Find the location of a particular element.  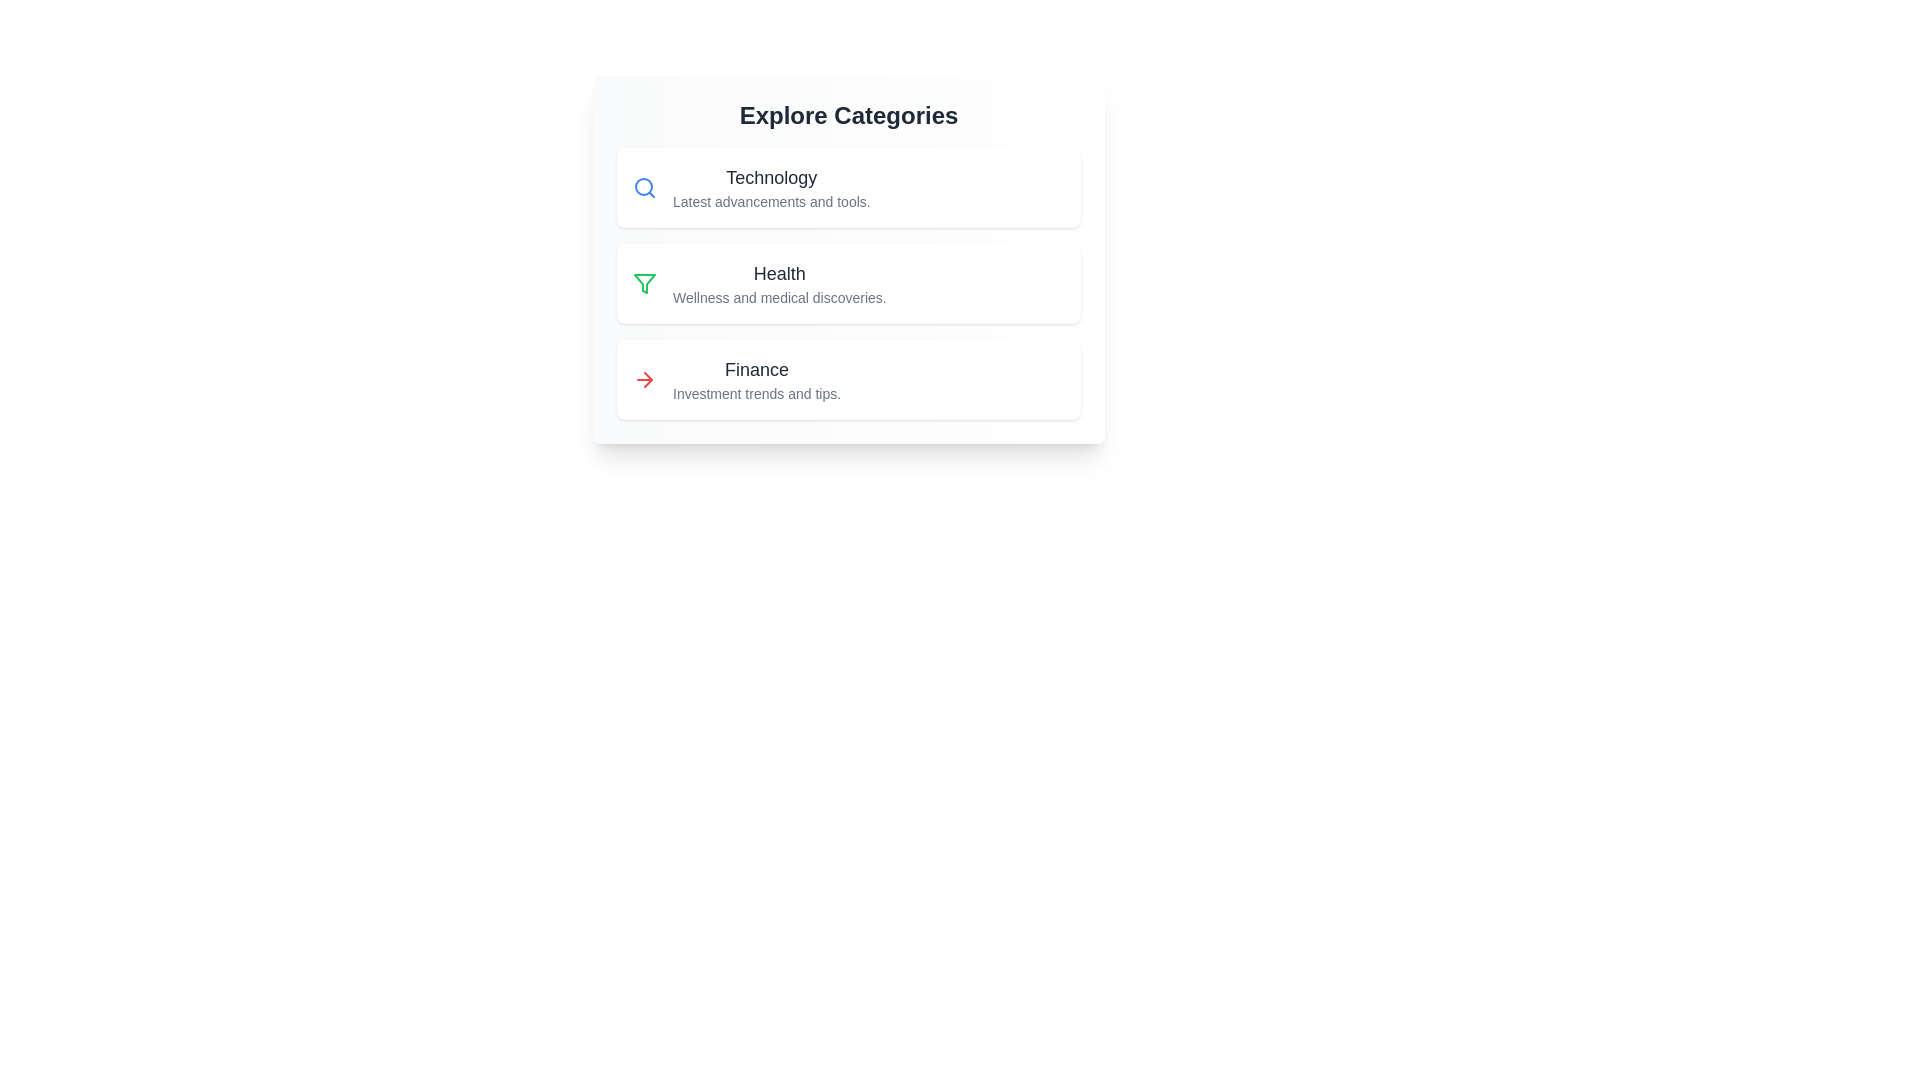

the icon associated with the category Finance is located at coordinates (644, 380).